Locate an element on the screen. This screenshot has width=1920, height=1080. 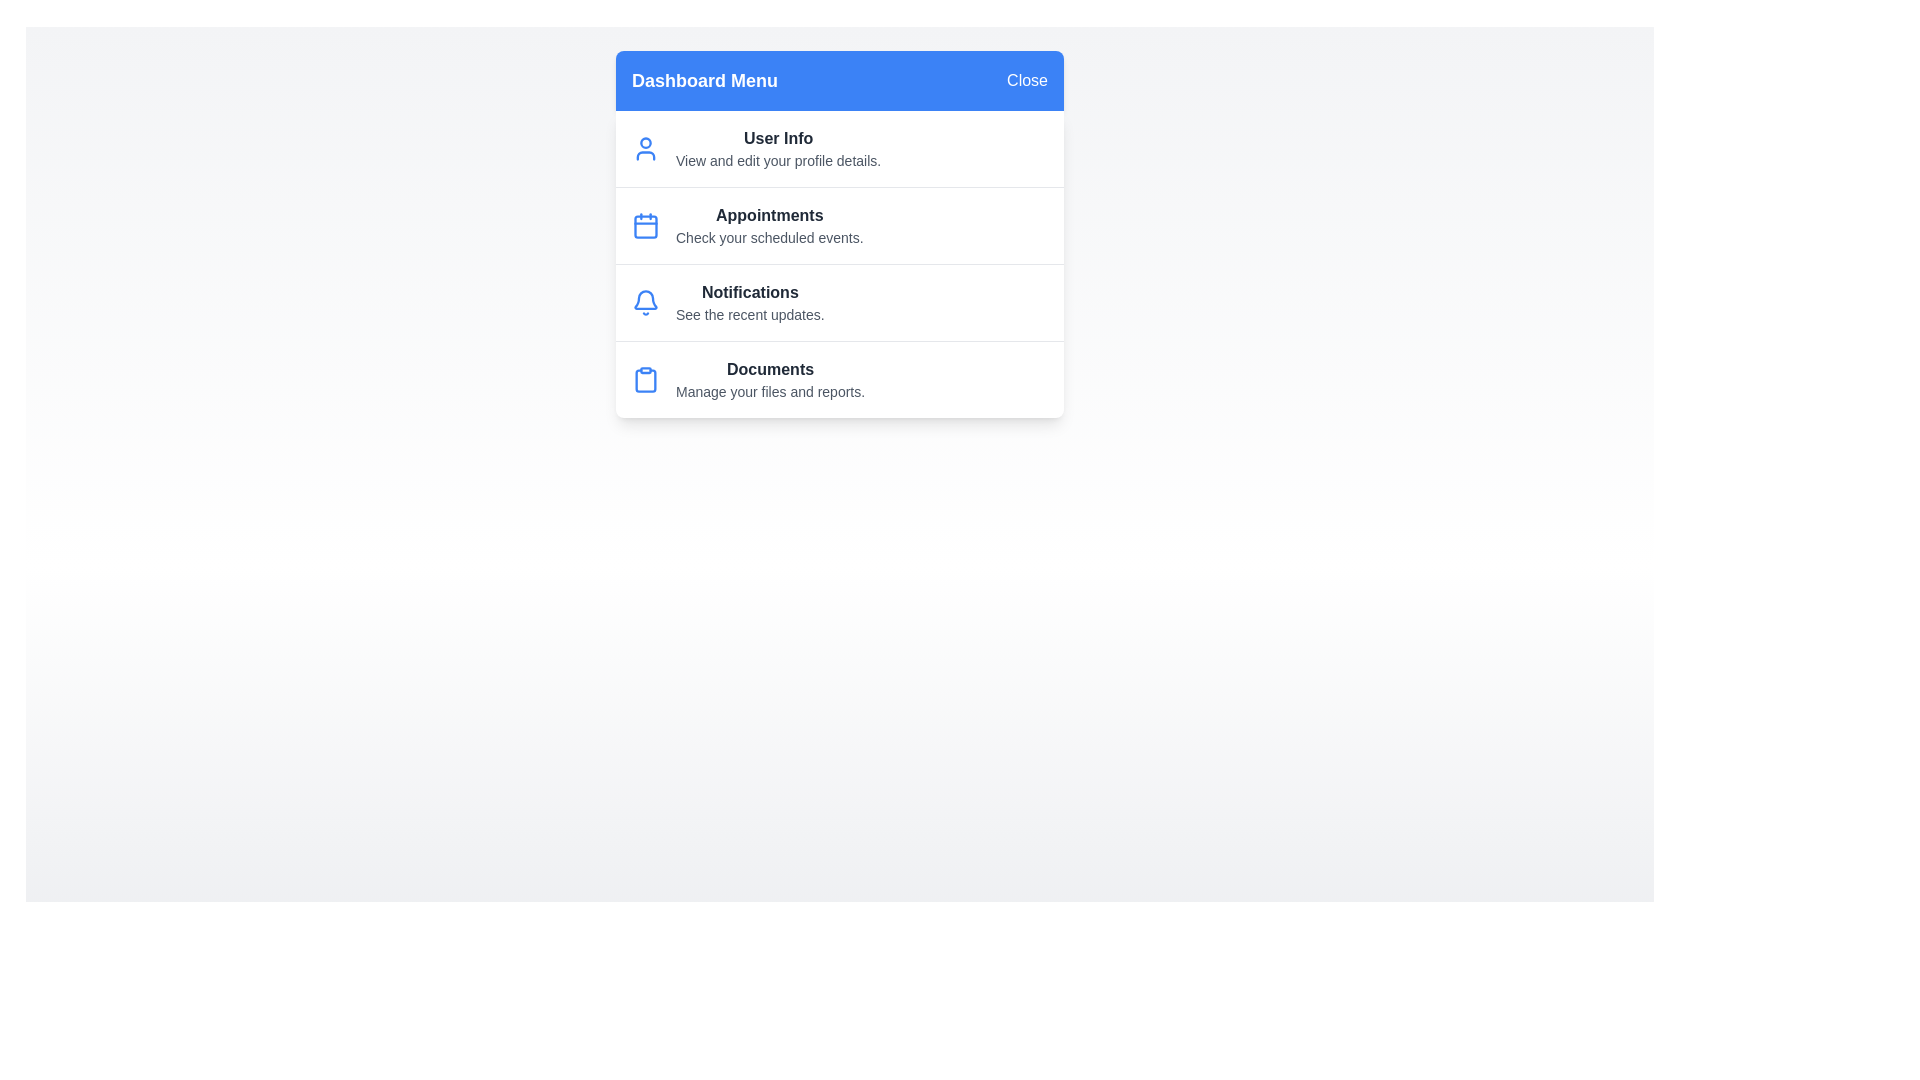
the menu item Documents to view its details is located at coordinates (646, 380).